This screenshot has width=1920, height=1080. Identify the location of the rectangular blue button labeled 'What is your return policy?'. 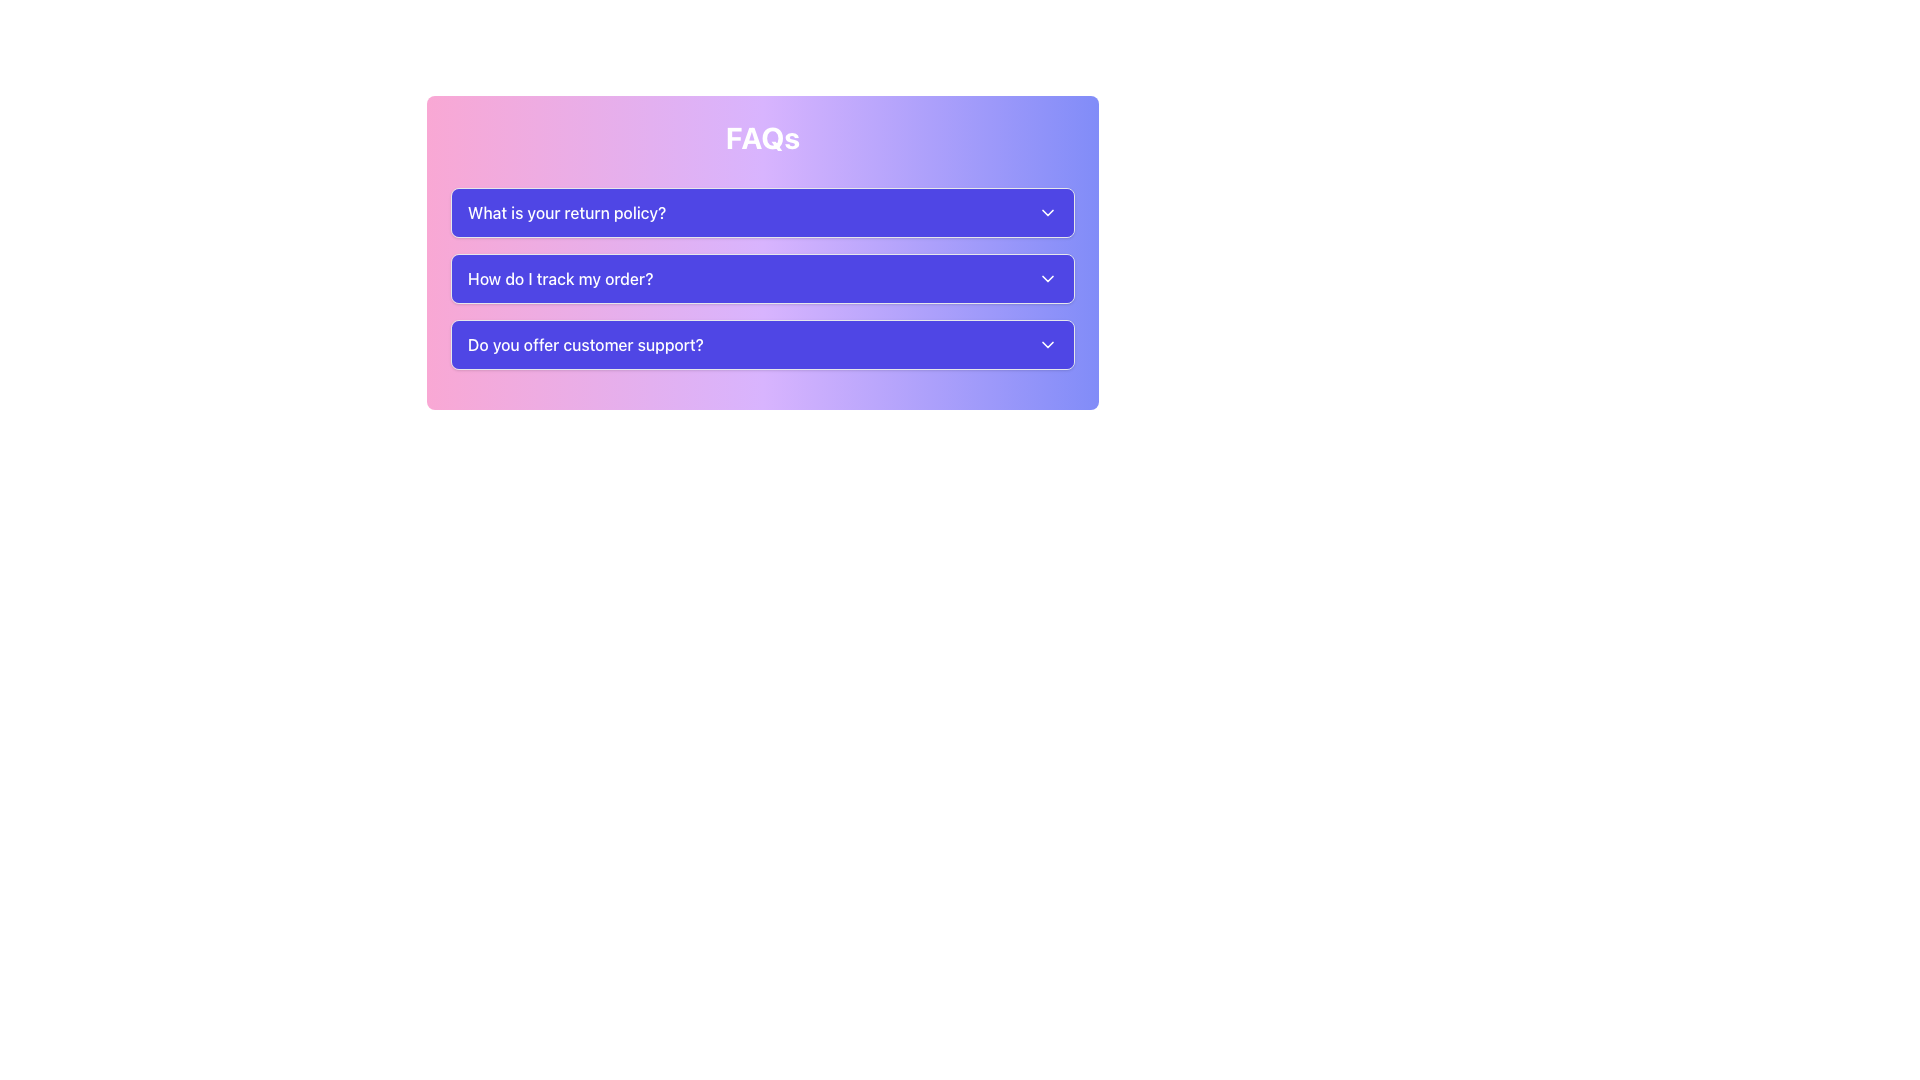
(762, 212).